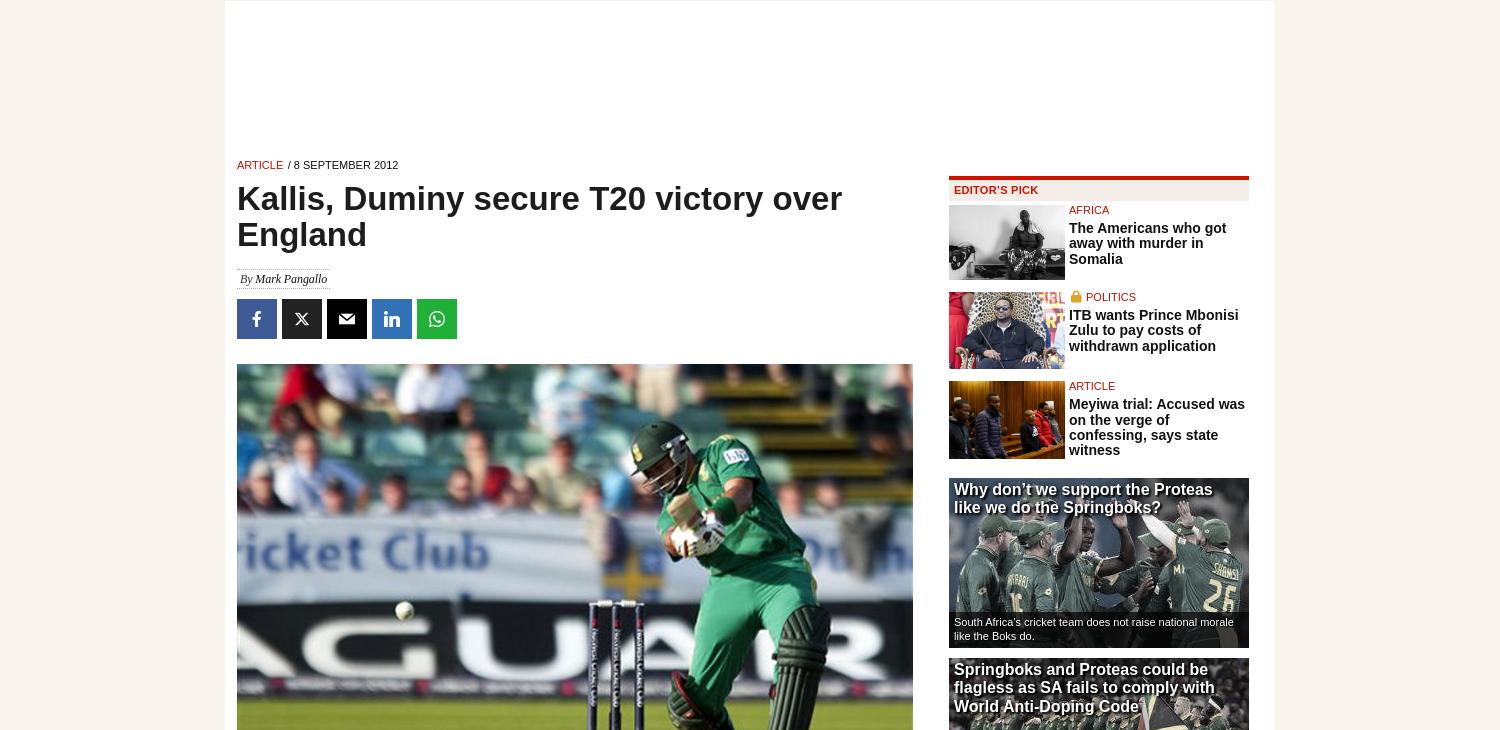 The height and width of the screenshot is (730, 1500). What do you see at coordinates (951, 121) in the screenshot?
I see `'Reserve Bank holds repo rate, looks through shock inflation data'` at bounding box center [951, 121].